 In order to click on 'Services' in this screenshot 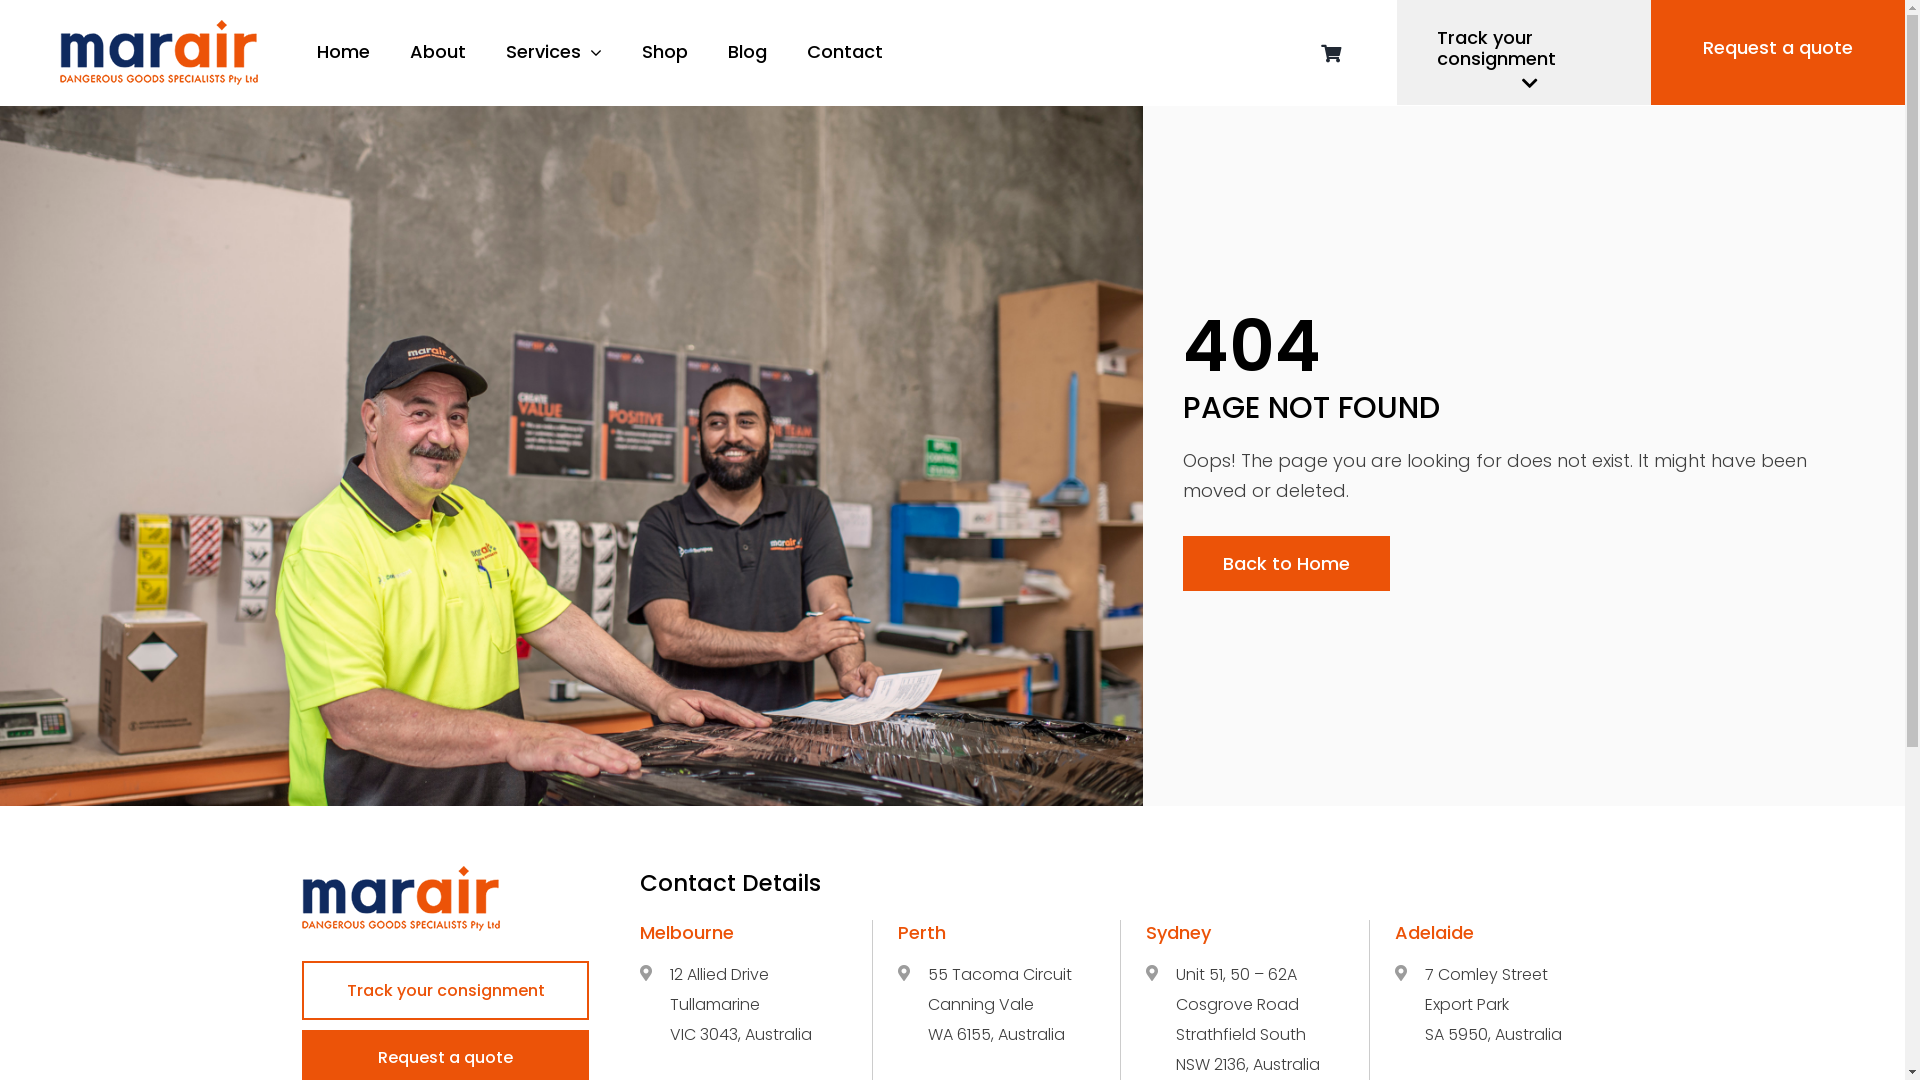, I will do `click(553, 51)`.